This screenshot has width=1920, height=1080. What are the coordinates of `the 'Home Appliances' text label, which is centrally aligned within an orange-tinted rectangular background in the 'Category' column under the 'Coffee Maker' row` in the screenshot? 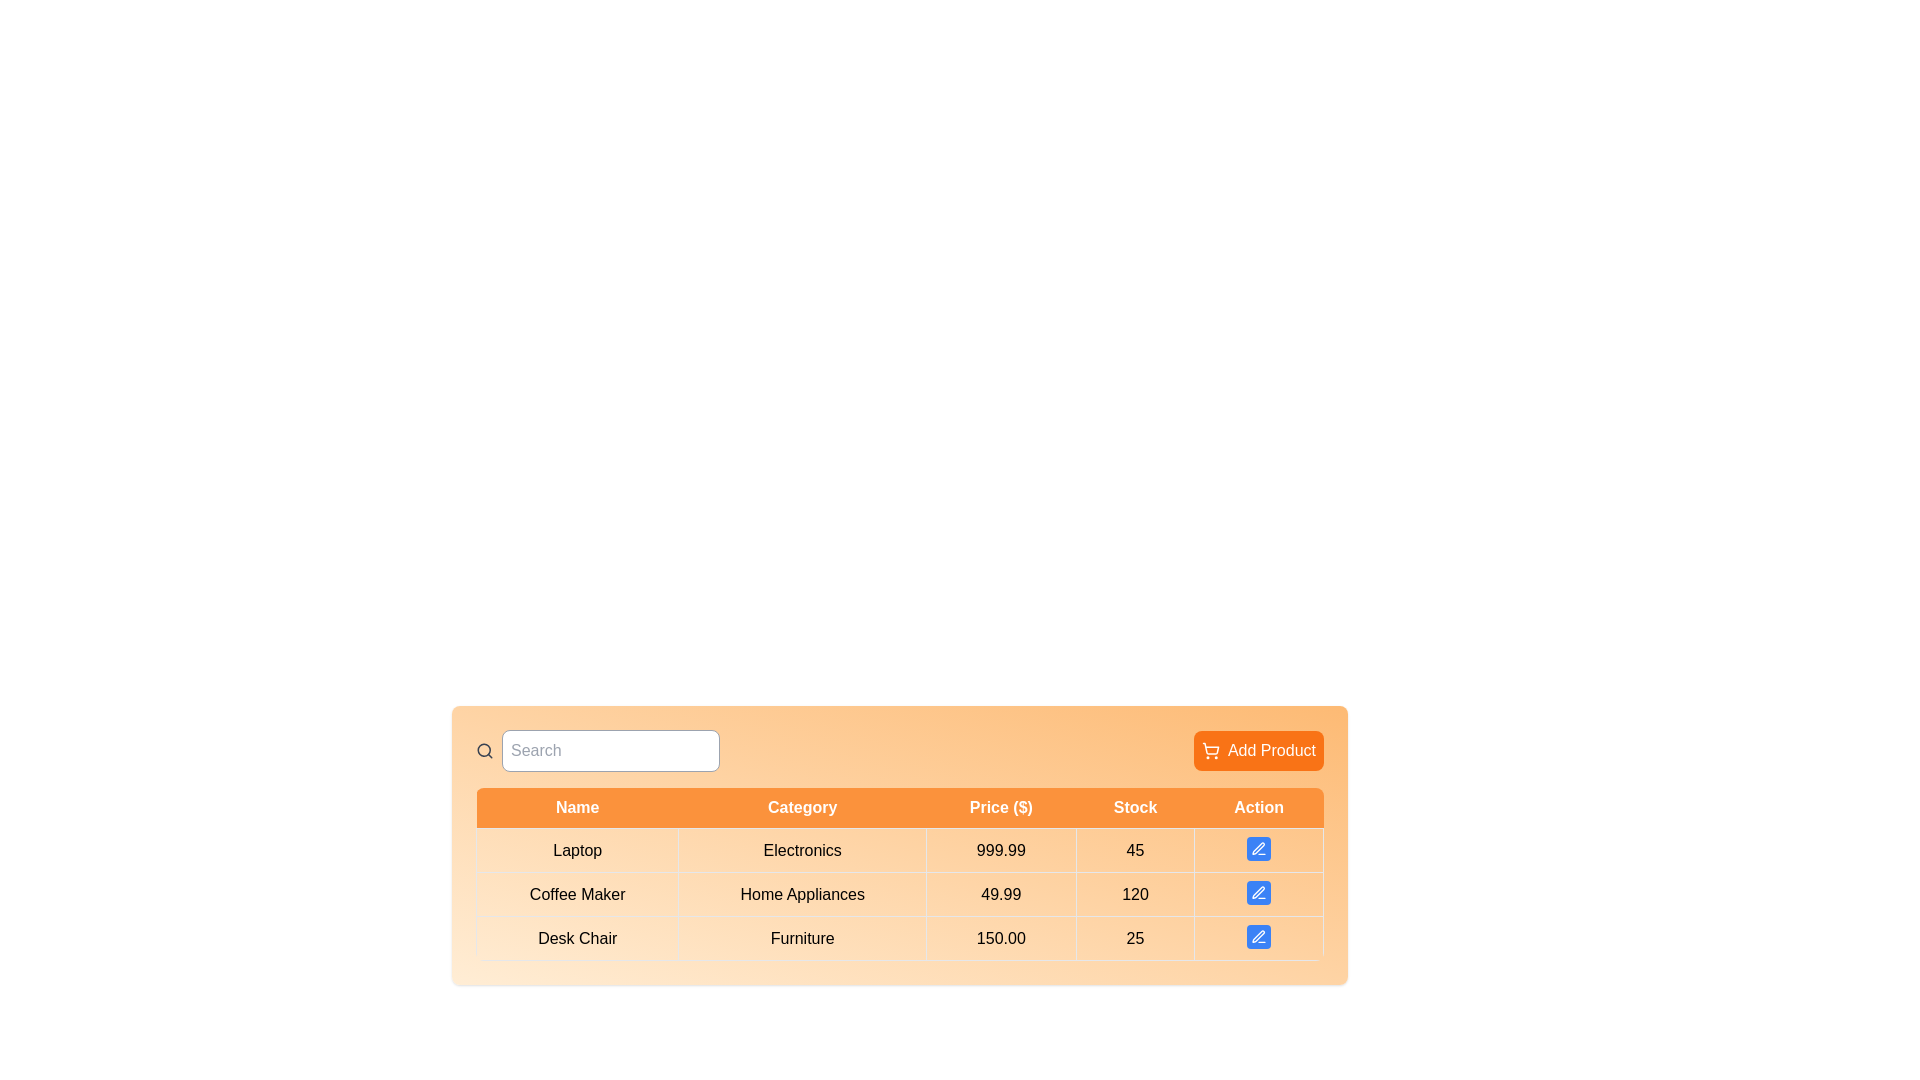 It's located at (802, 893).